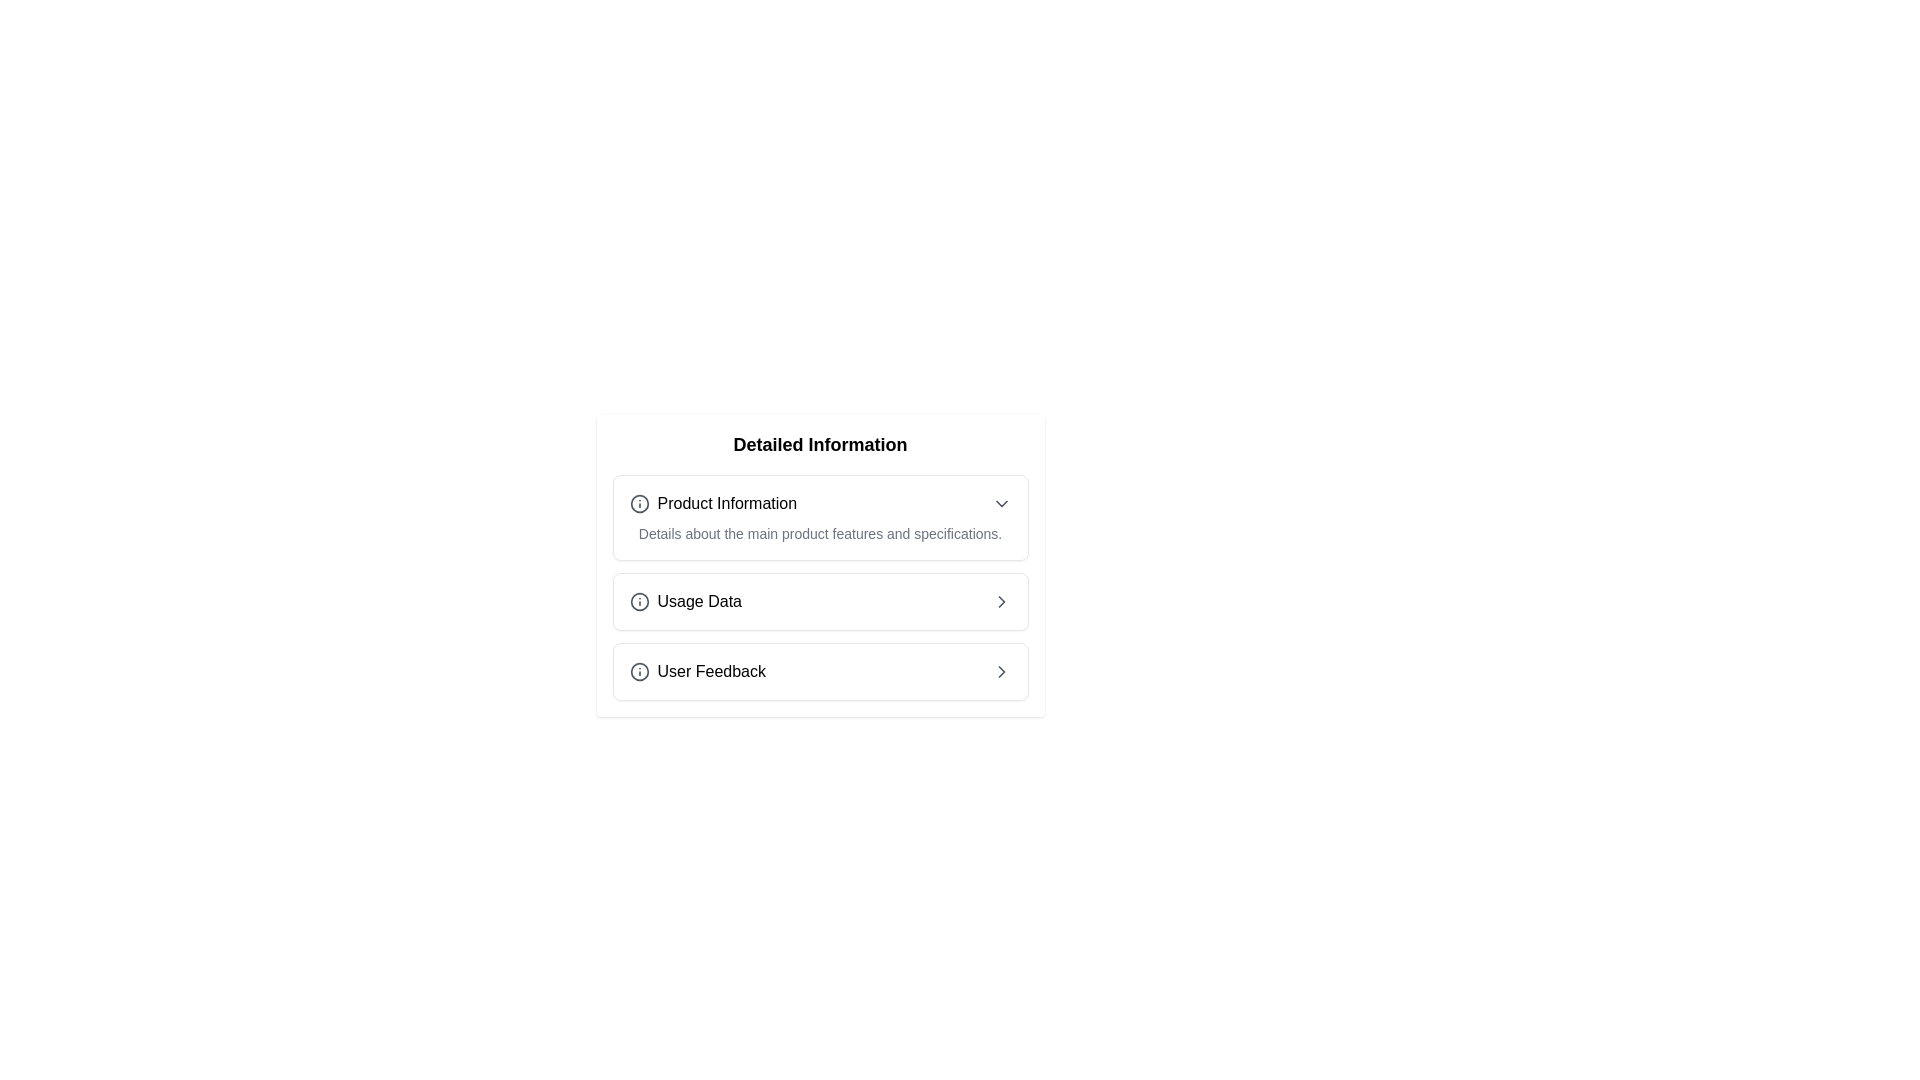  What do you see at coordinates (1001, 671) in the screenshot?
I see `the right-facing chevron icon with a dark gray color located at the right end of the 'User Feedback' row to initiate navigation` at bounding box center [1001, 671].